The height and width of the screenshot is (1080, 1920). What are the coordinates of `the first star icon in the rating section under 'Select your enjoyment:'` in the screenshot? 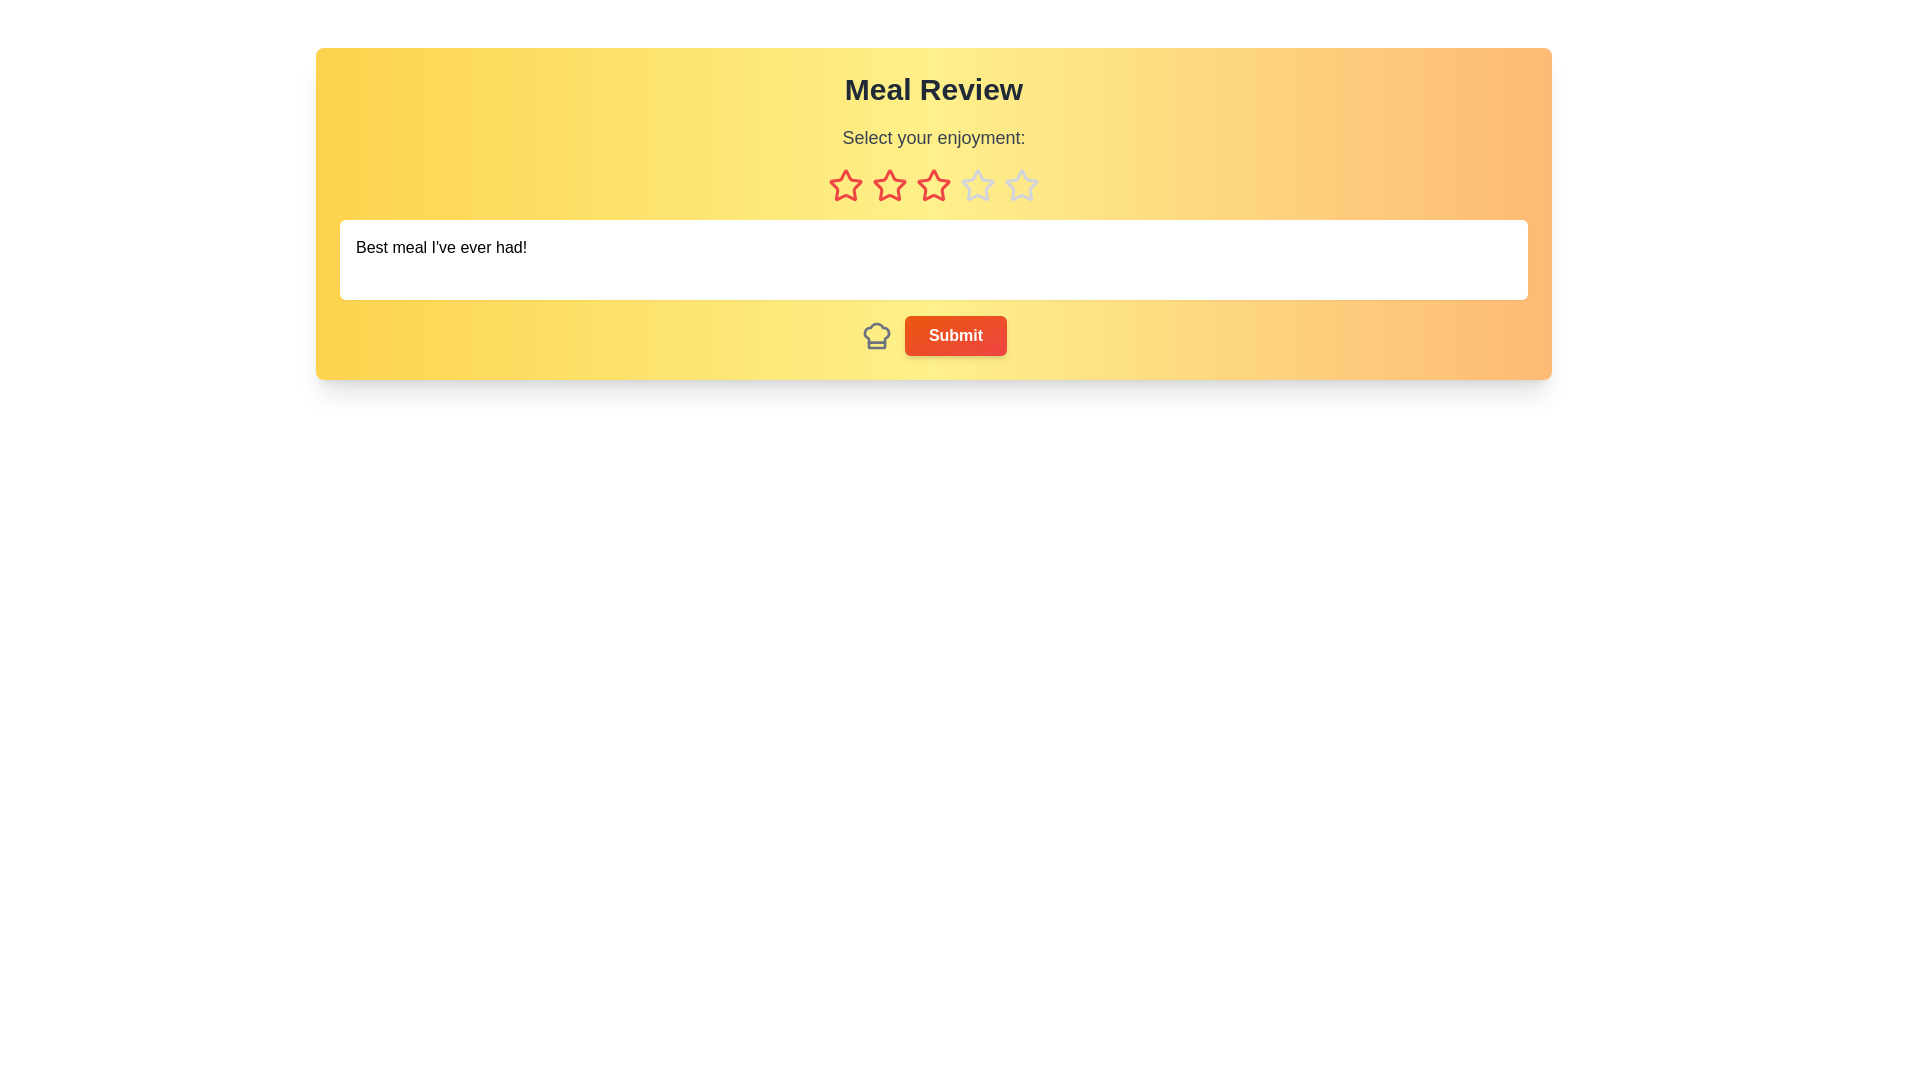 It's located at (845, 185).